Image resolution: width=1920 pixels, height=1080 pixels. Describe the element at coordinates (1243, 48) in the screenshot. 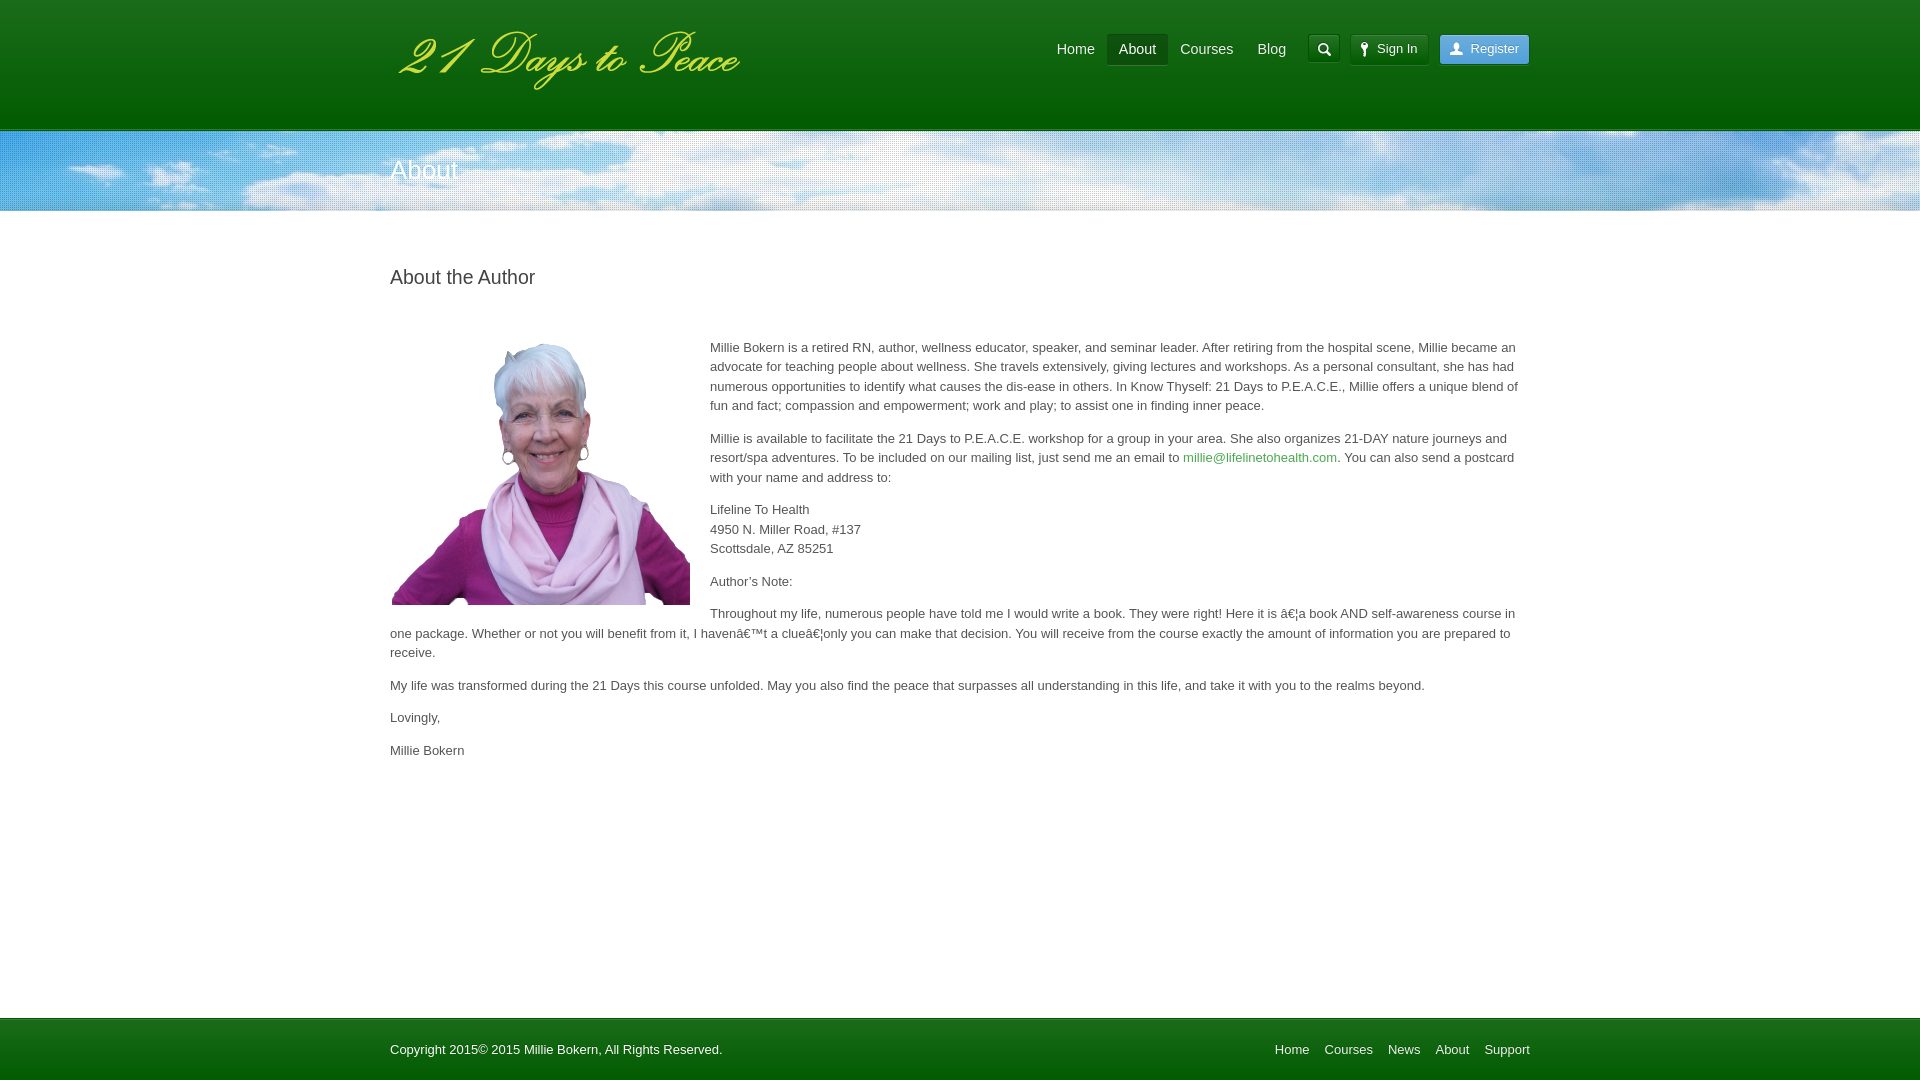

I see `'Blog'` at that location.